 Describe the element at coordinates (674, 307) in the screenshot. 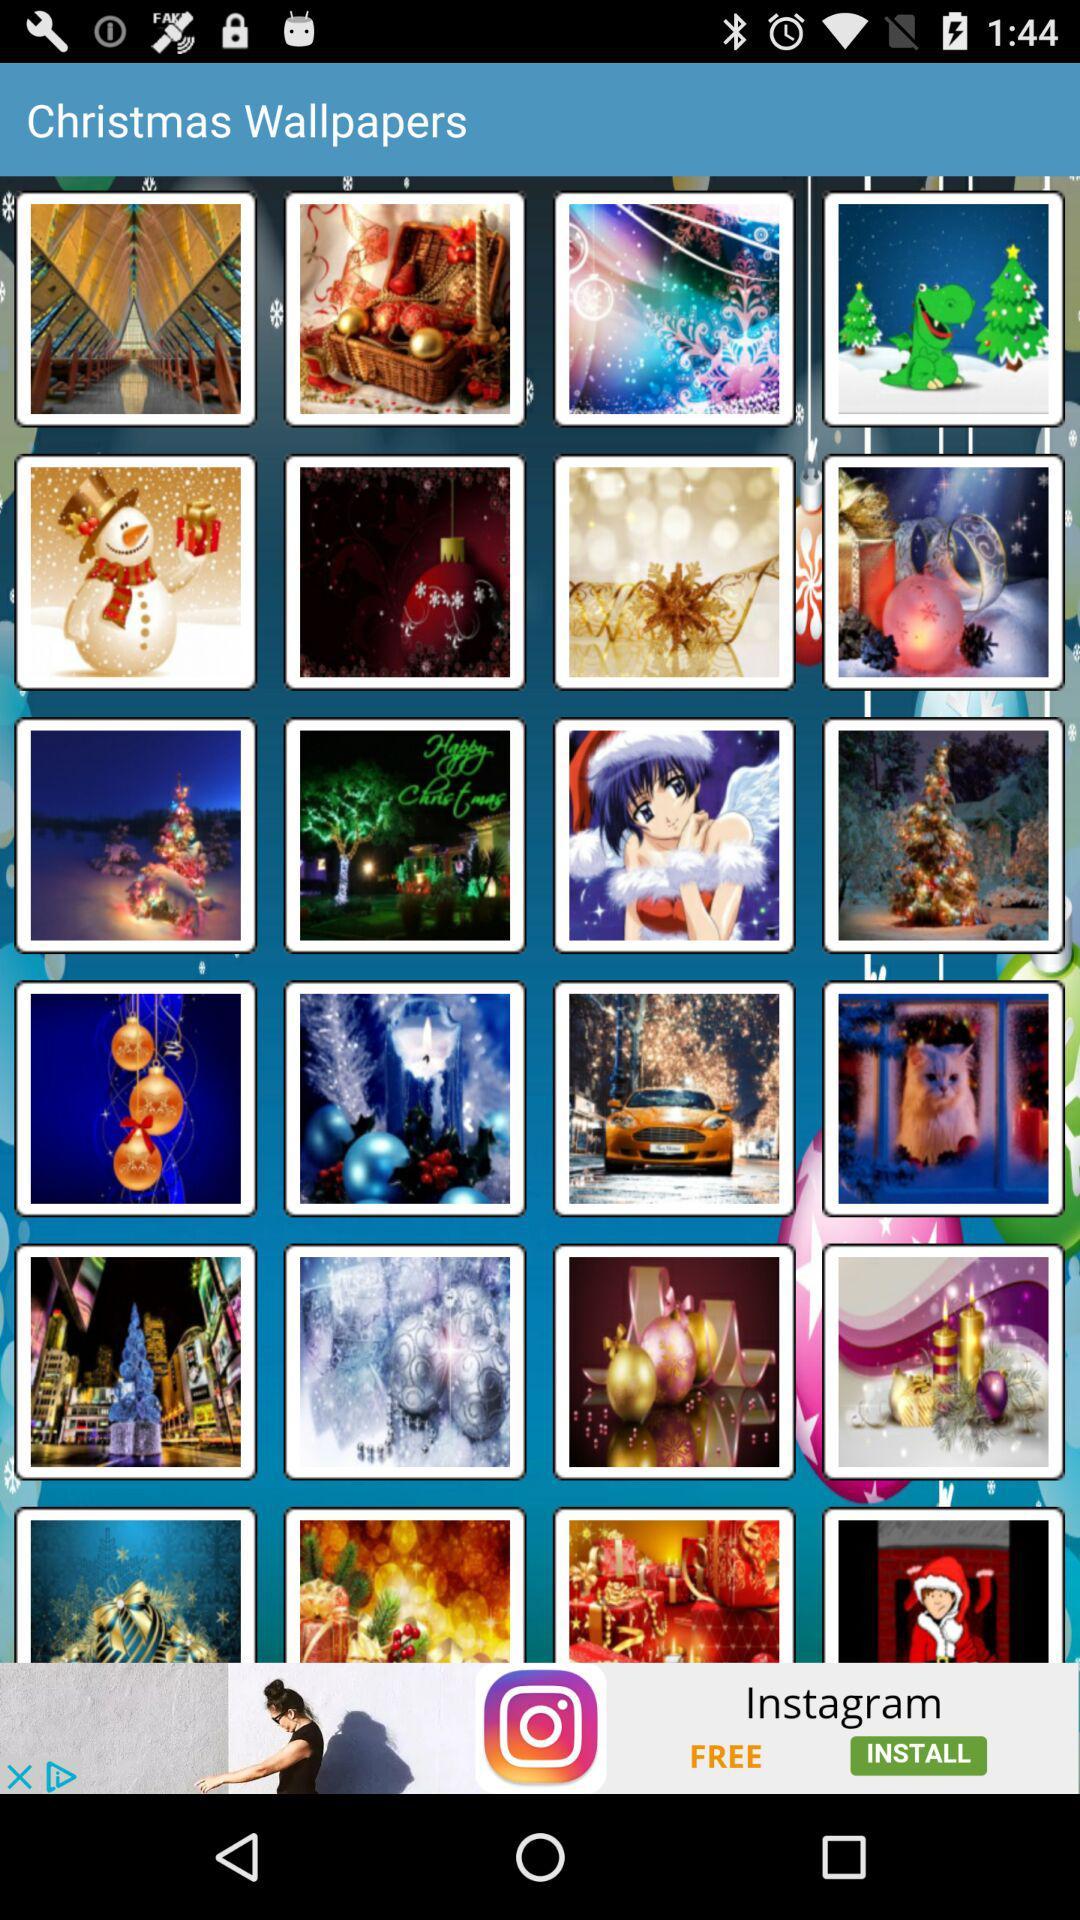

I see `the third box in first row` at that location.